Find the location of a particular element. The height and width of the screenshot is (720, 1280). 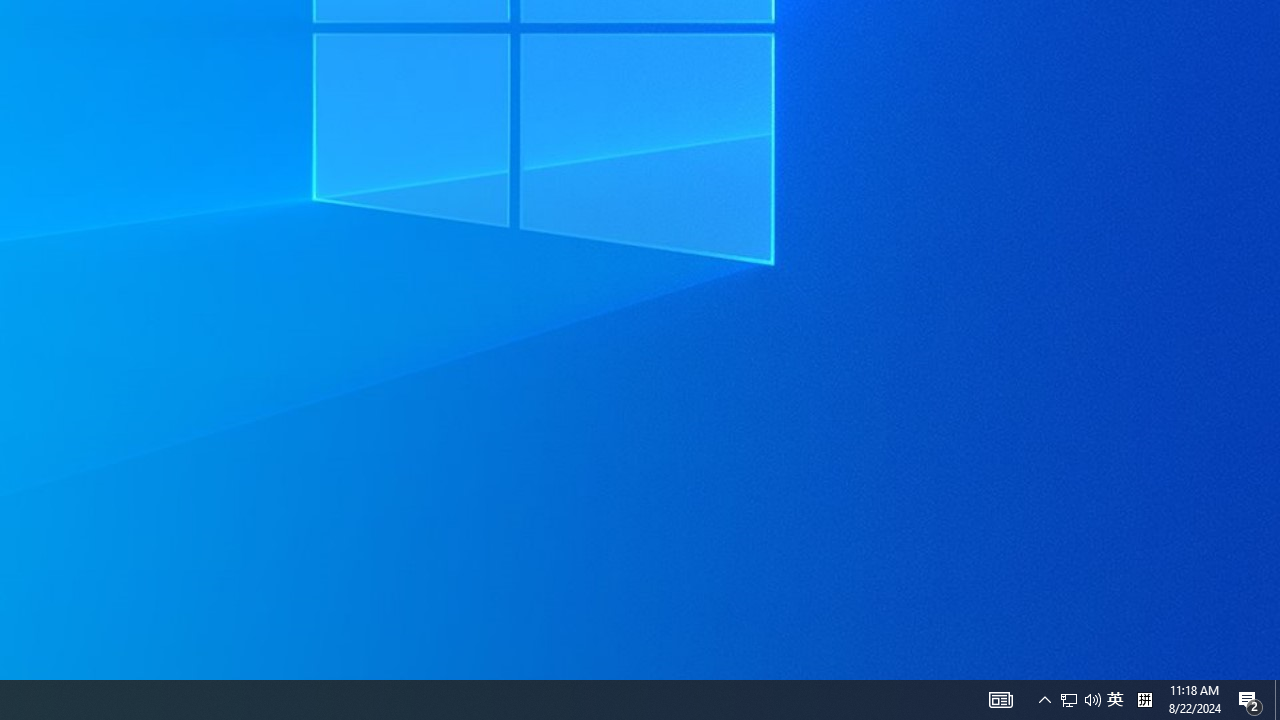

'Q2790: 100%' is located at coordinates (1144, 698).